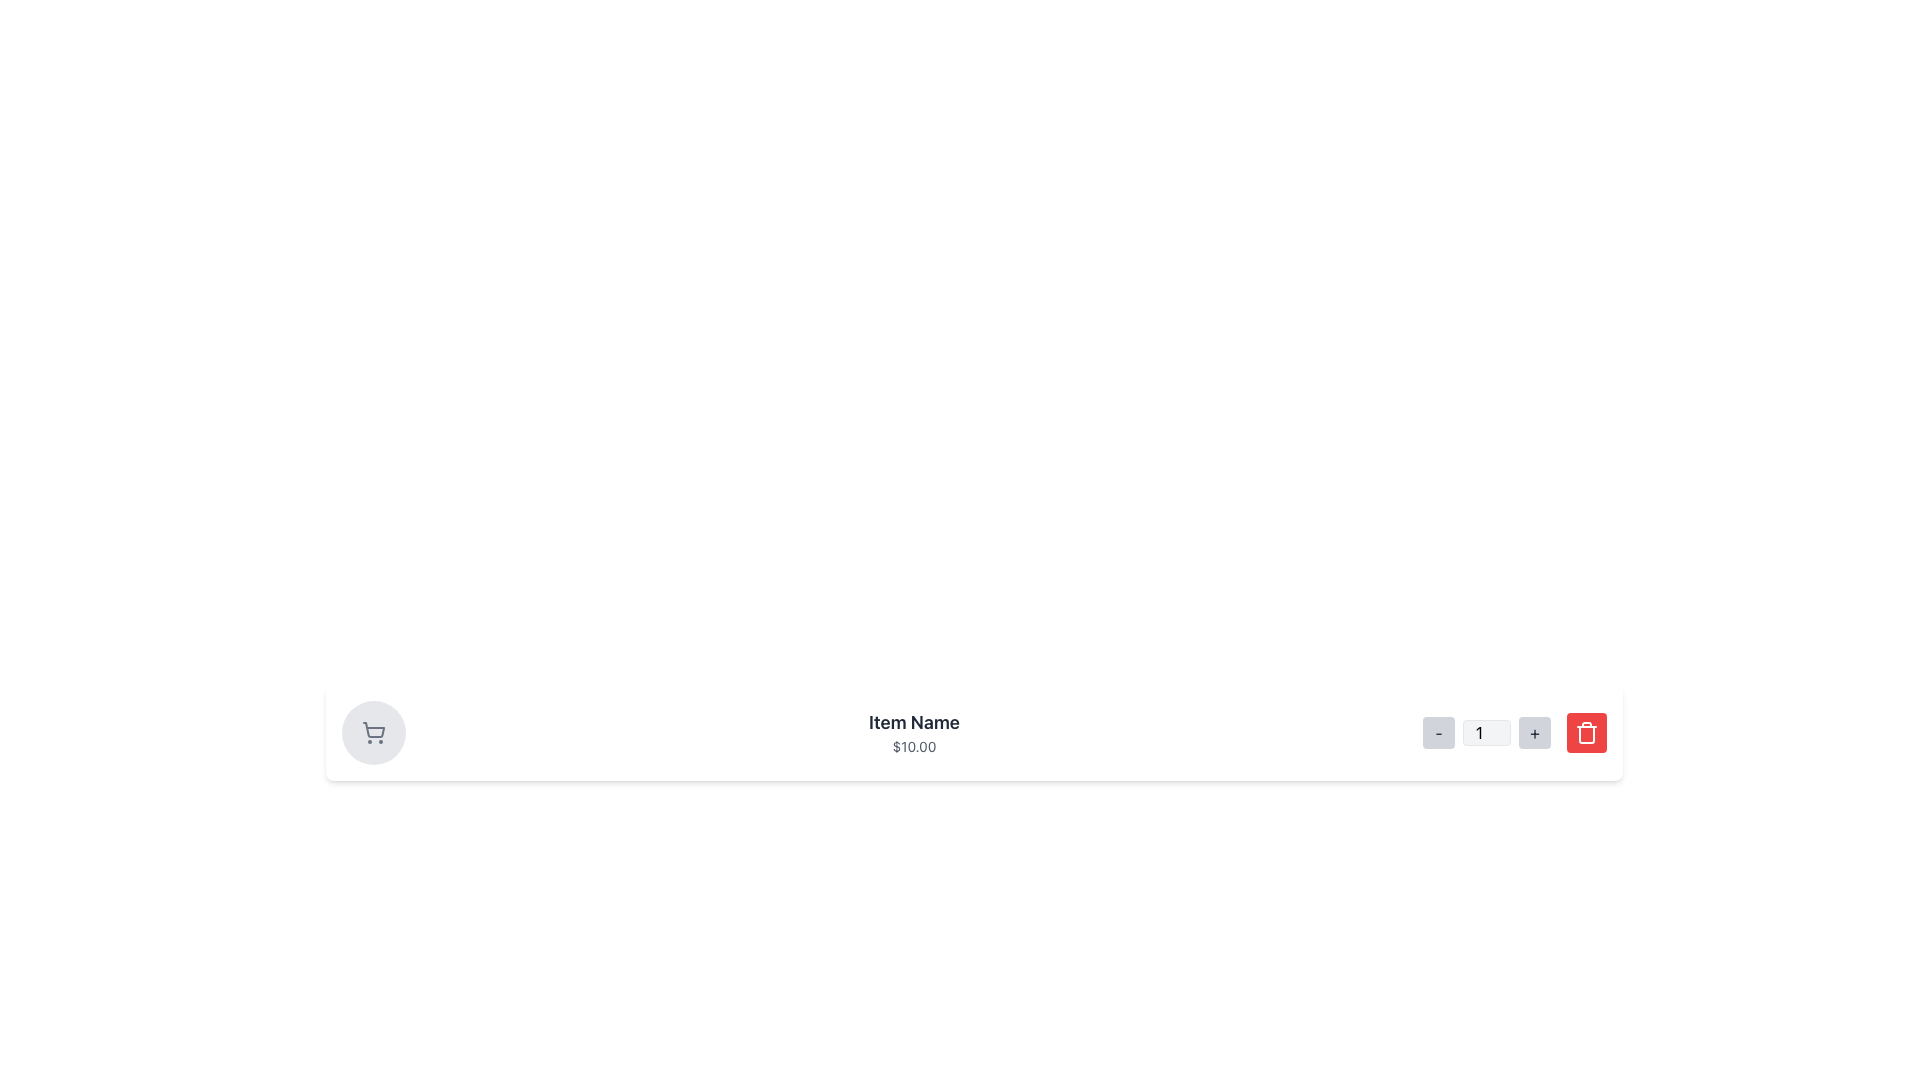  I want to click on the shopping cart icon, which is centrally positioned within an SVG group element and represents cart-related actions in the user interface, so click(374, 730).